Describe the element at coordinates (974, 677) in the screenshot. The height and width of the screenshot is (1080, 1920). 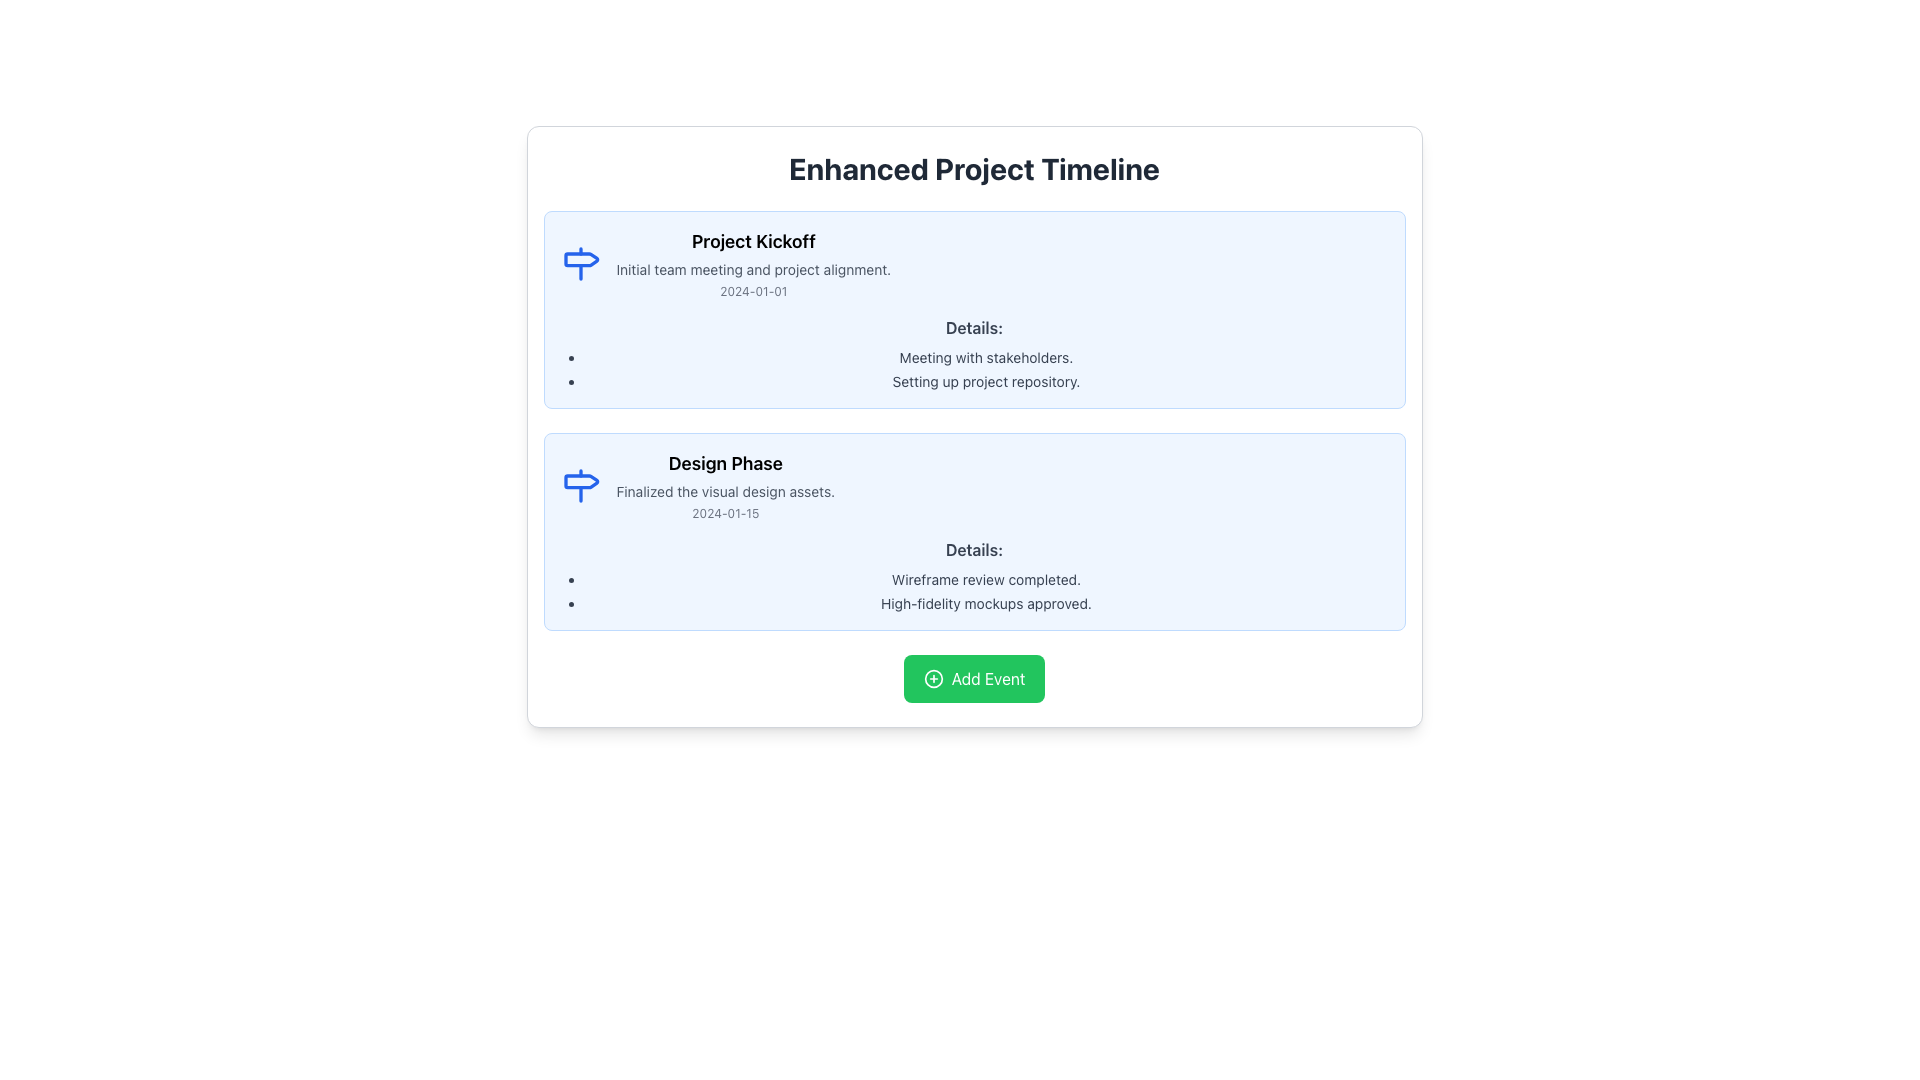
I see `the action button for adding a new event to the timeline, located below the 'Design Phase' details` at that location.